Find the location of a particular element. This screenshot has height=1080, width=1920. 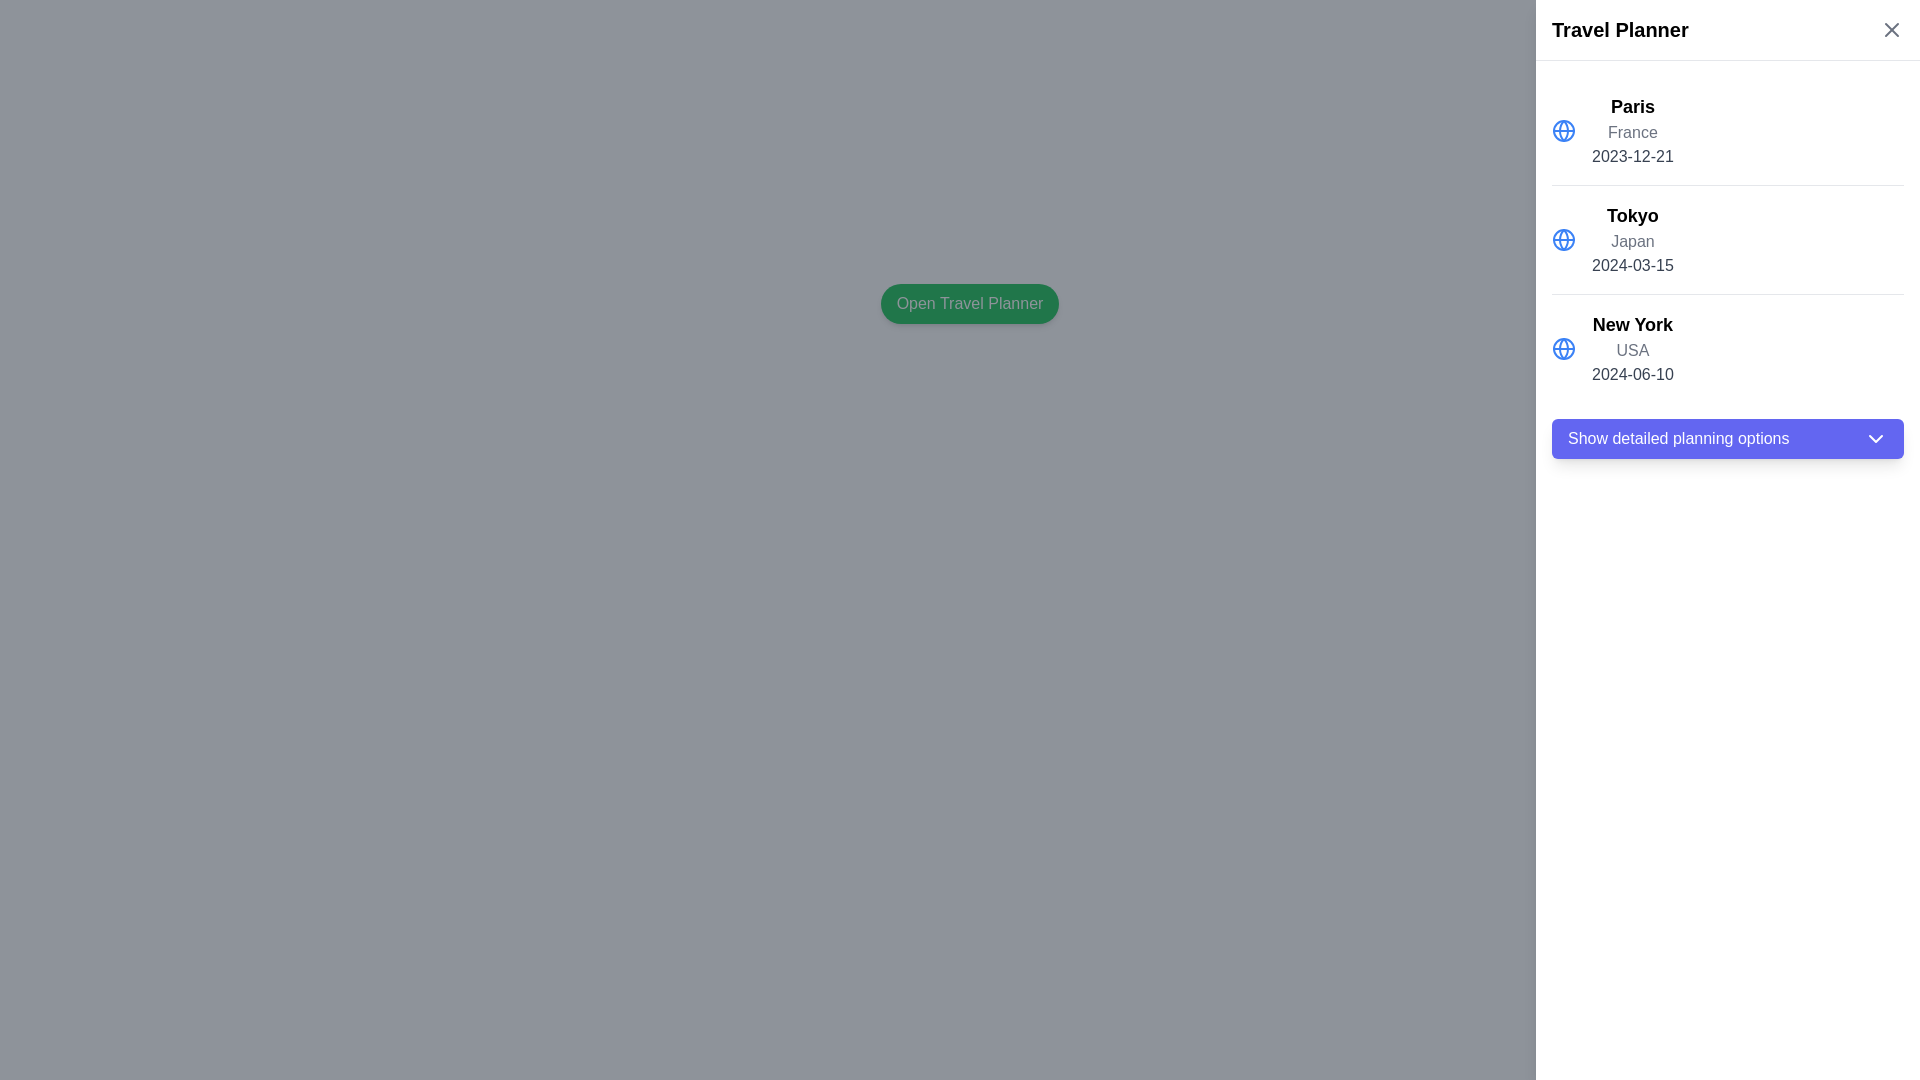

the geographical icon located in the sidebar on the right, positioned above the 'Tokyo, Japan' entry is located at coordinates (1563, 238).